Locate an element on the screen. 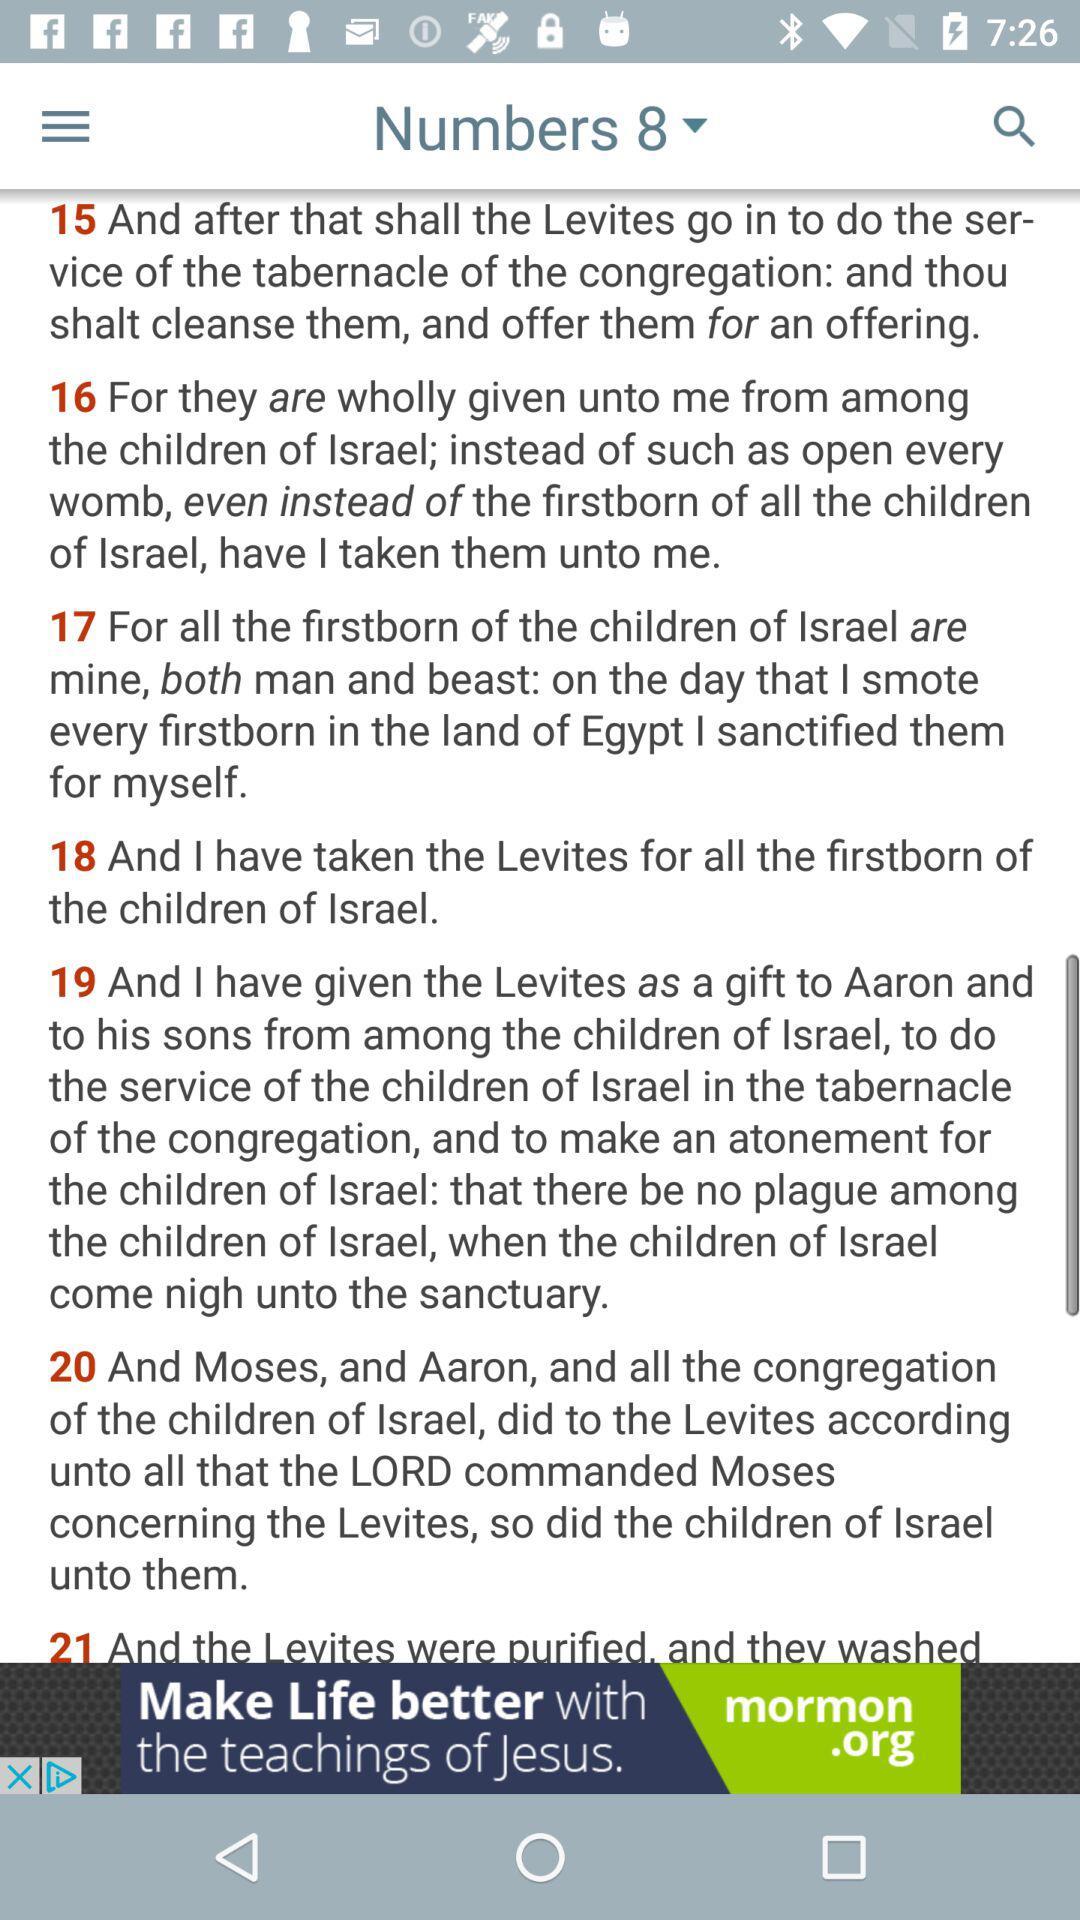 The height and width of the screenshot is (1920, 1080). the menu icon is located at coordinates (64, 124).